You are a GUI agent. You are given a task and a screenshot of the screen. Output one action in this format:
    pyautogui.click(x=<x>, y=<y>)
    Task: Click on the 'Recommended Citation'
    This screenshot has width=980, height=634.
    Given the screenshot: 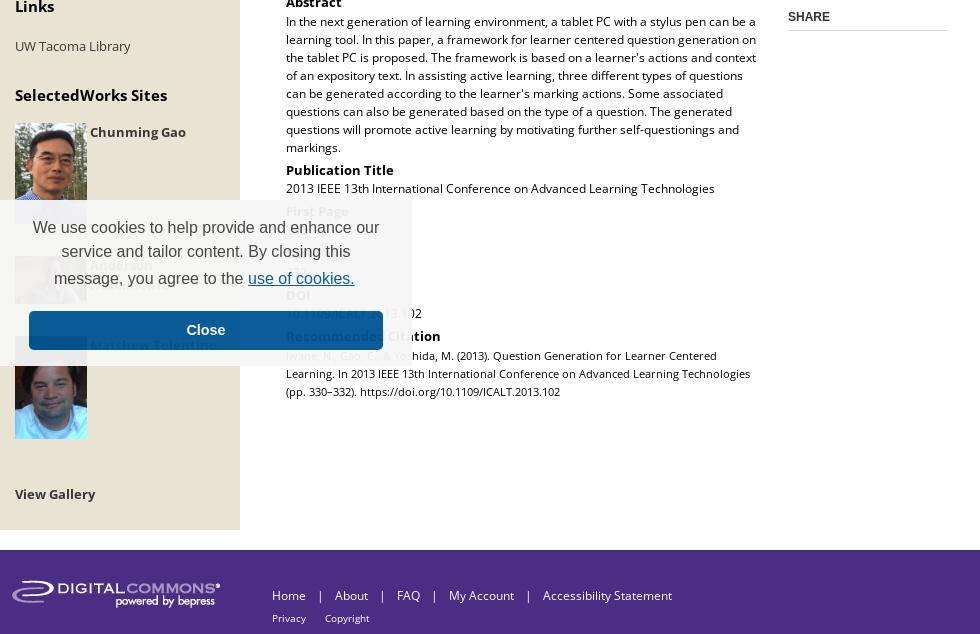 What is the action you would take?
    pyautogui.click(x=363, y=336)
    